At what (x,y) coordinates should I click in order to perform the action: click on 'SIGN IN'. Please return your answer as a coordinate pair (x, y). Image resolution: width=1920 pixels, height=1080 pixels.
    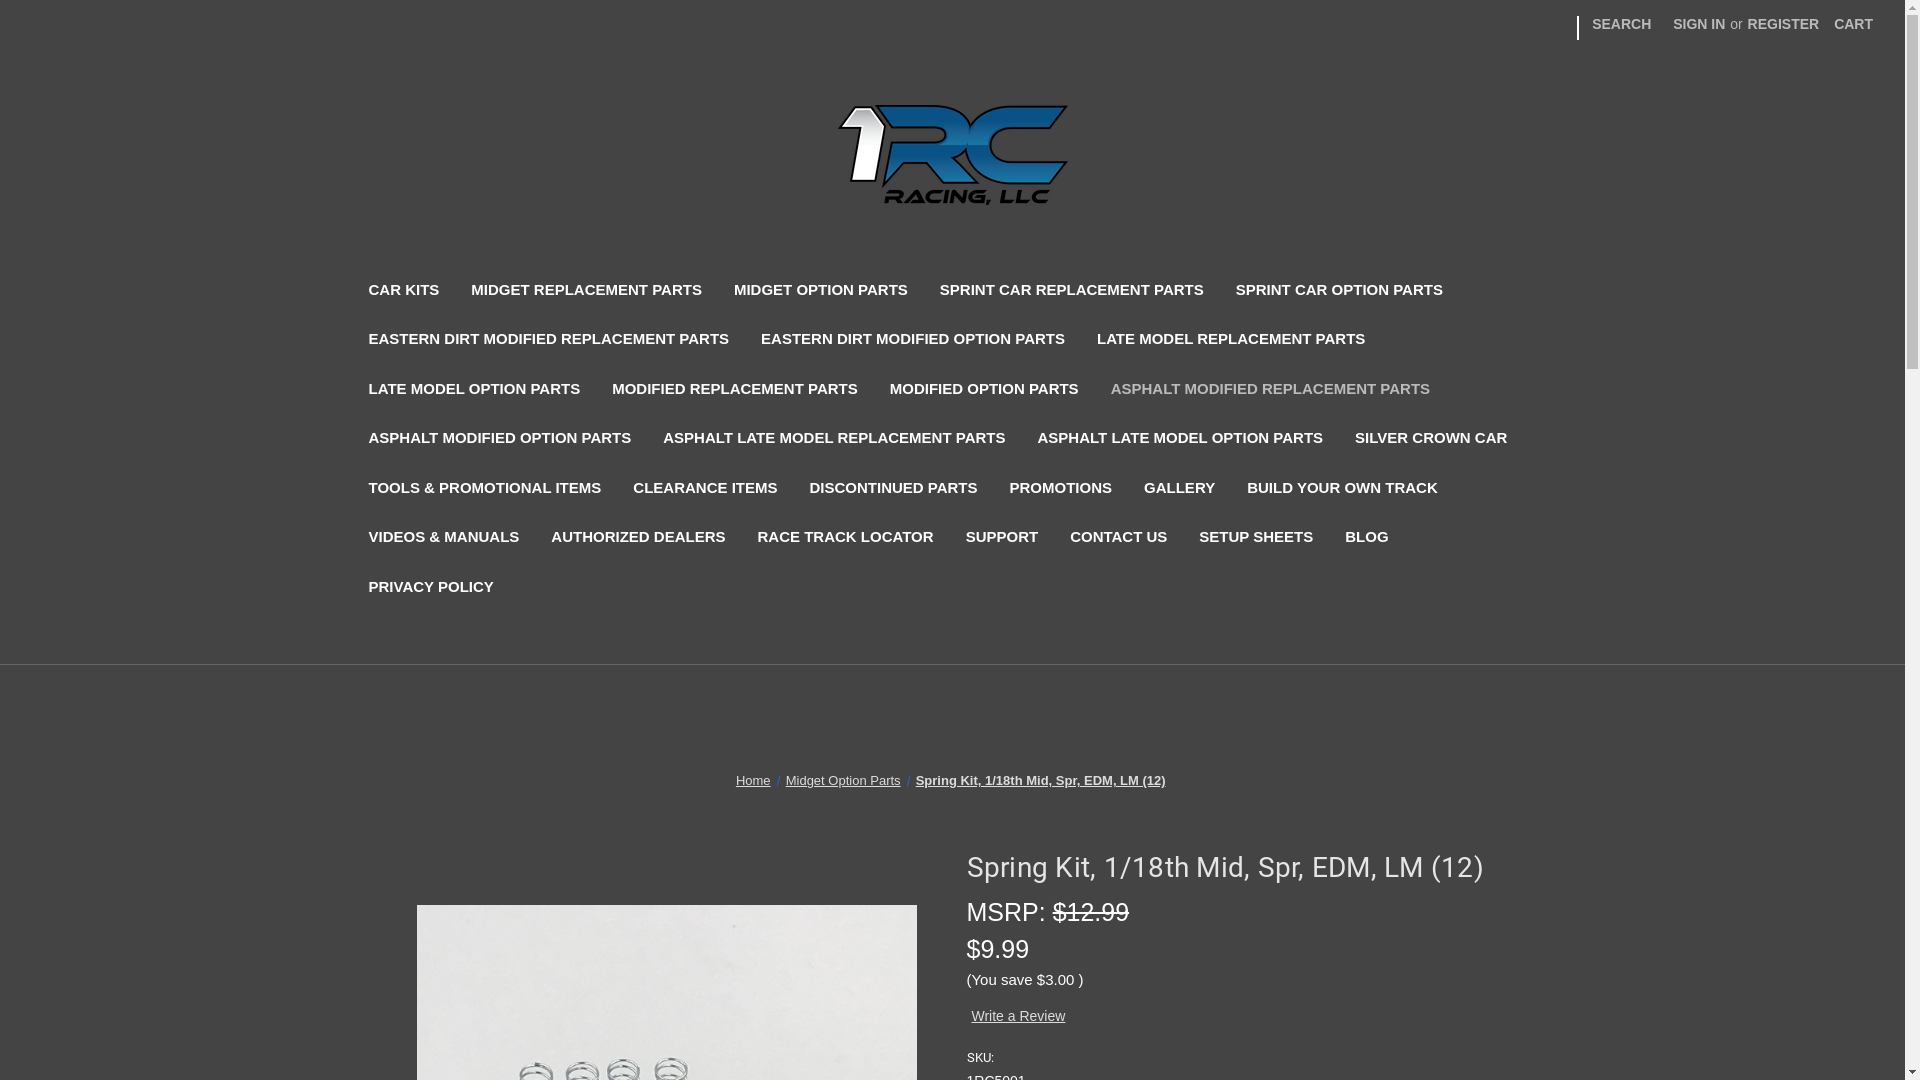
    Looking at the image, I should click on (1698, 24).